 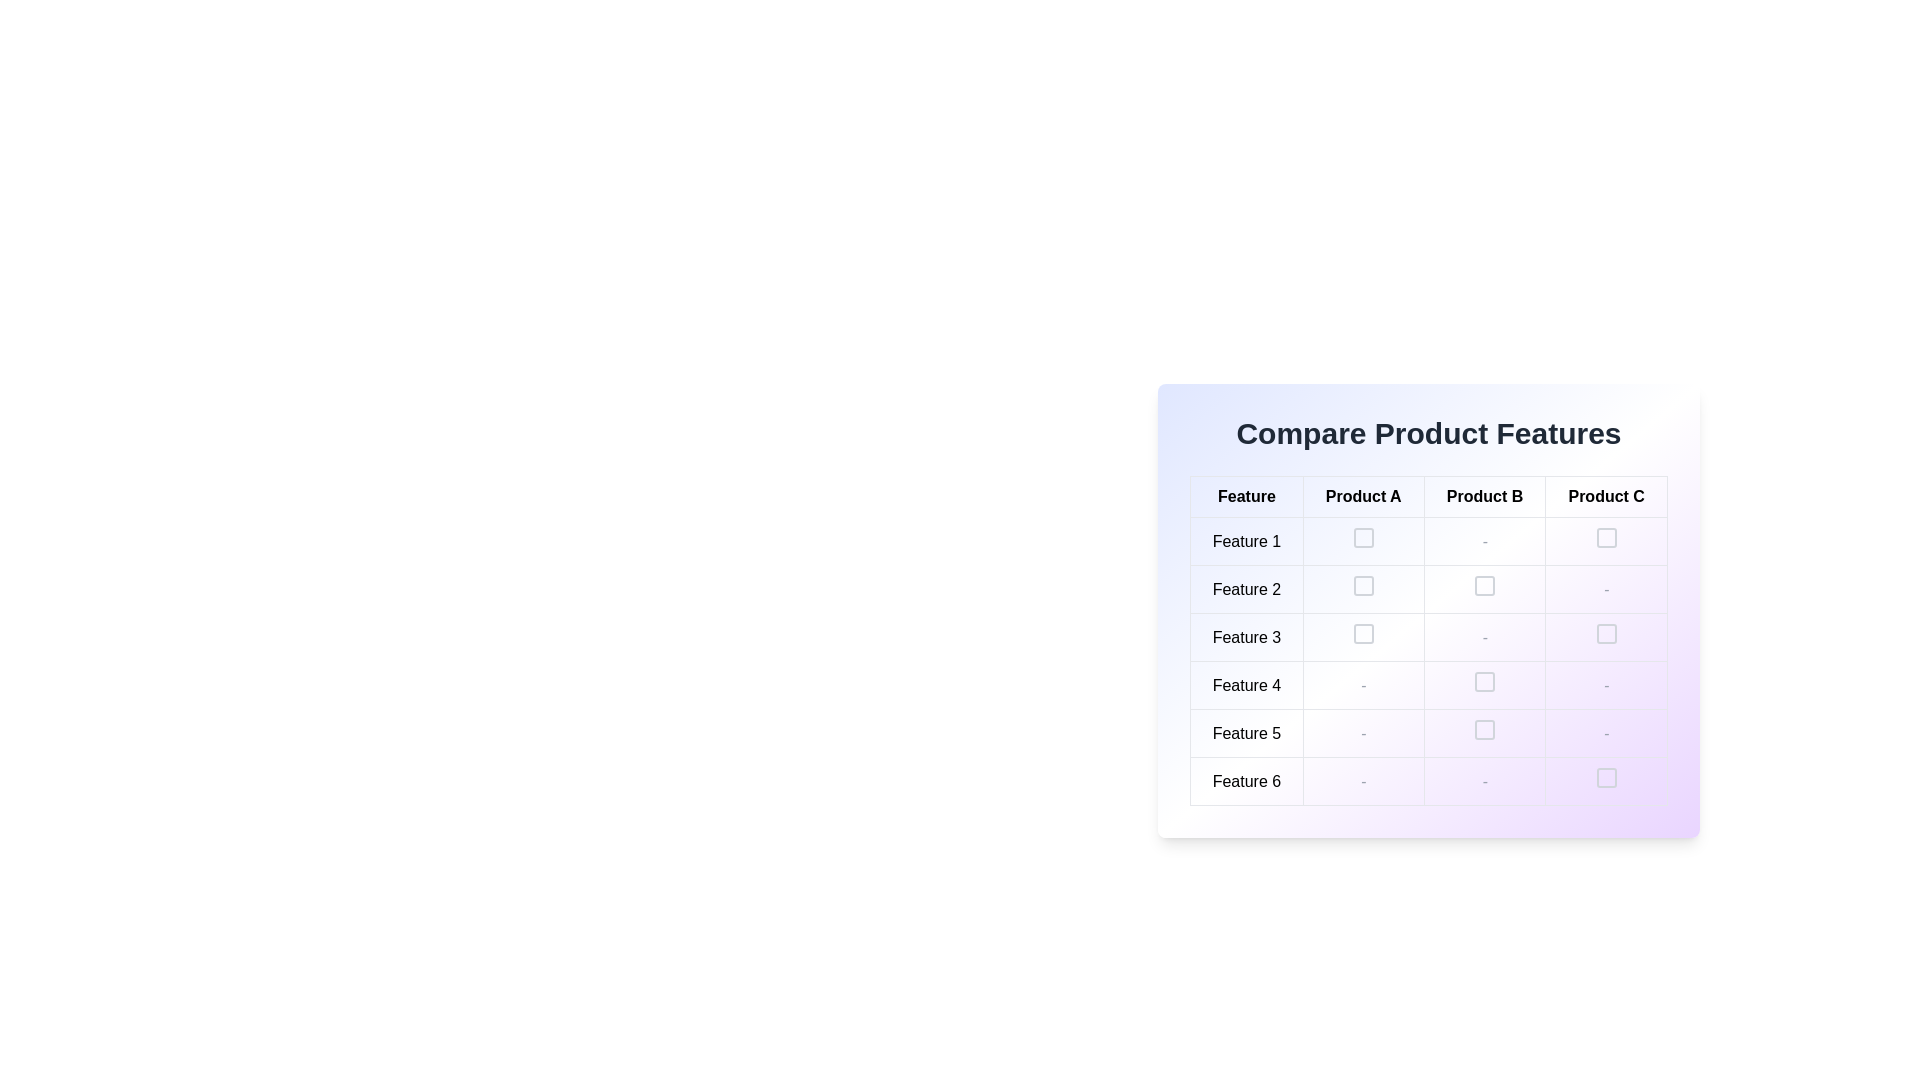 What do you see at coordinates (1245, 684) in the screenshot?
I see `the row header in the fourth row, first column of the 'Compare Product Features' table` at bounding box center [1245, 684].